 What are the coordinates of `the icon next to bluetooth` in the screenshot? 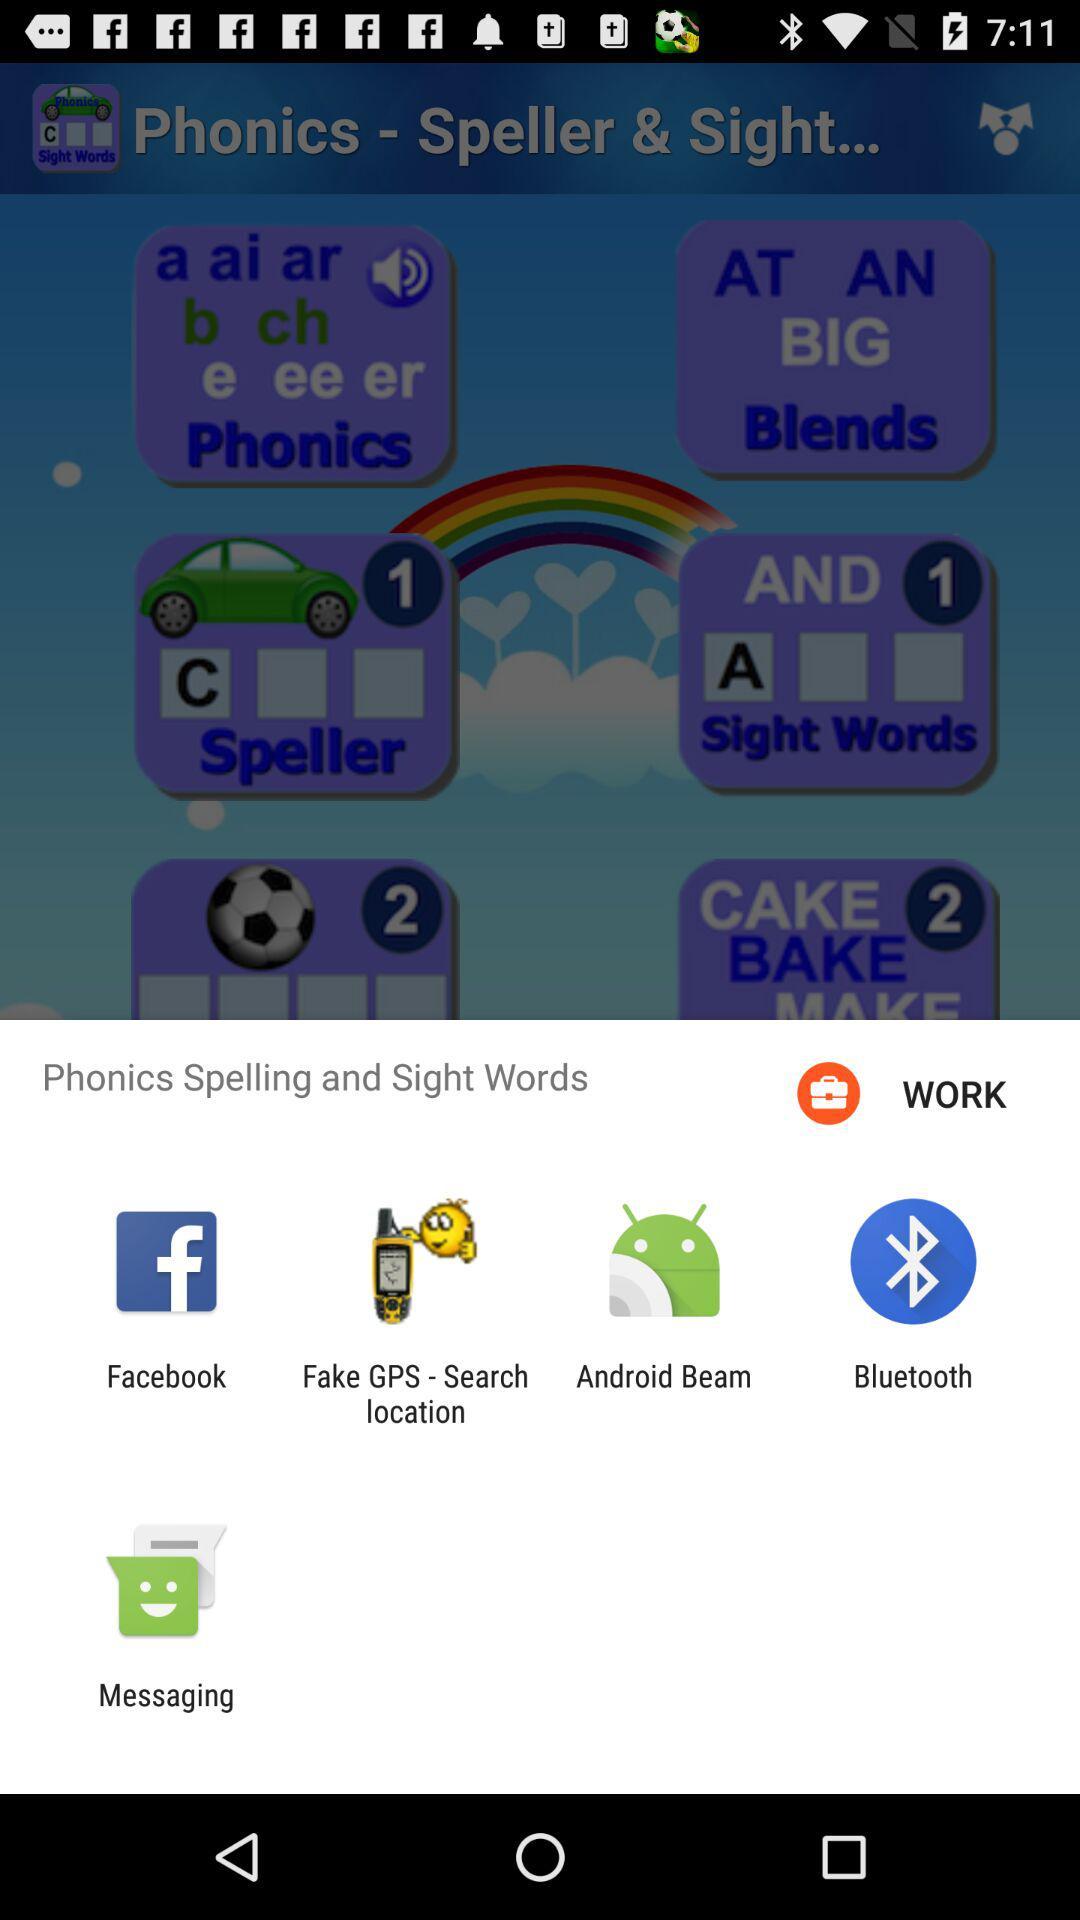 It's located at (664, 1392).